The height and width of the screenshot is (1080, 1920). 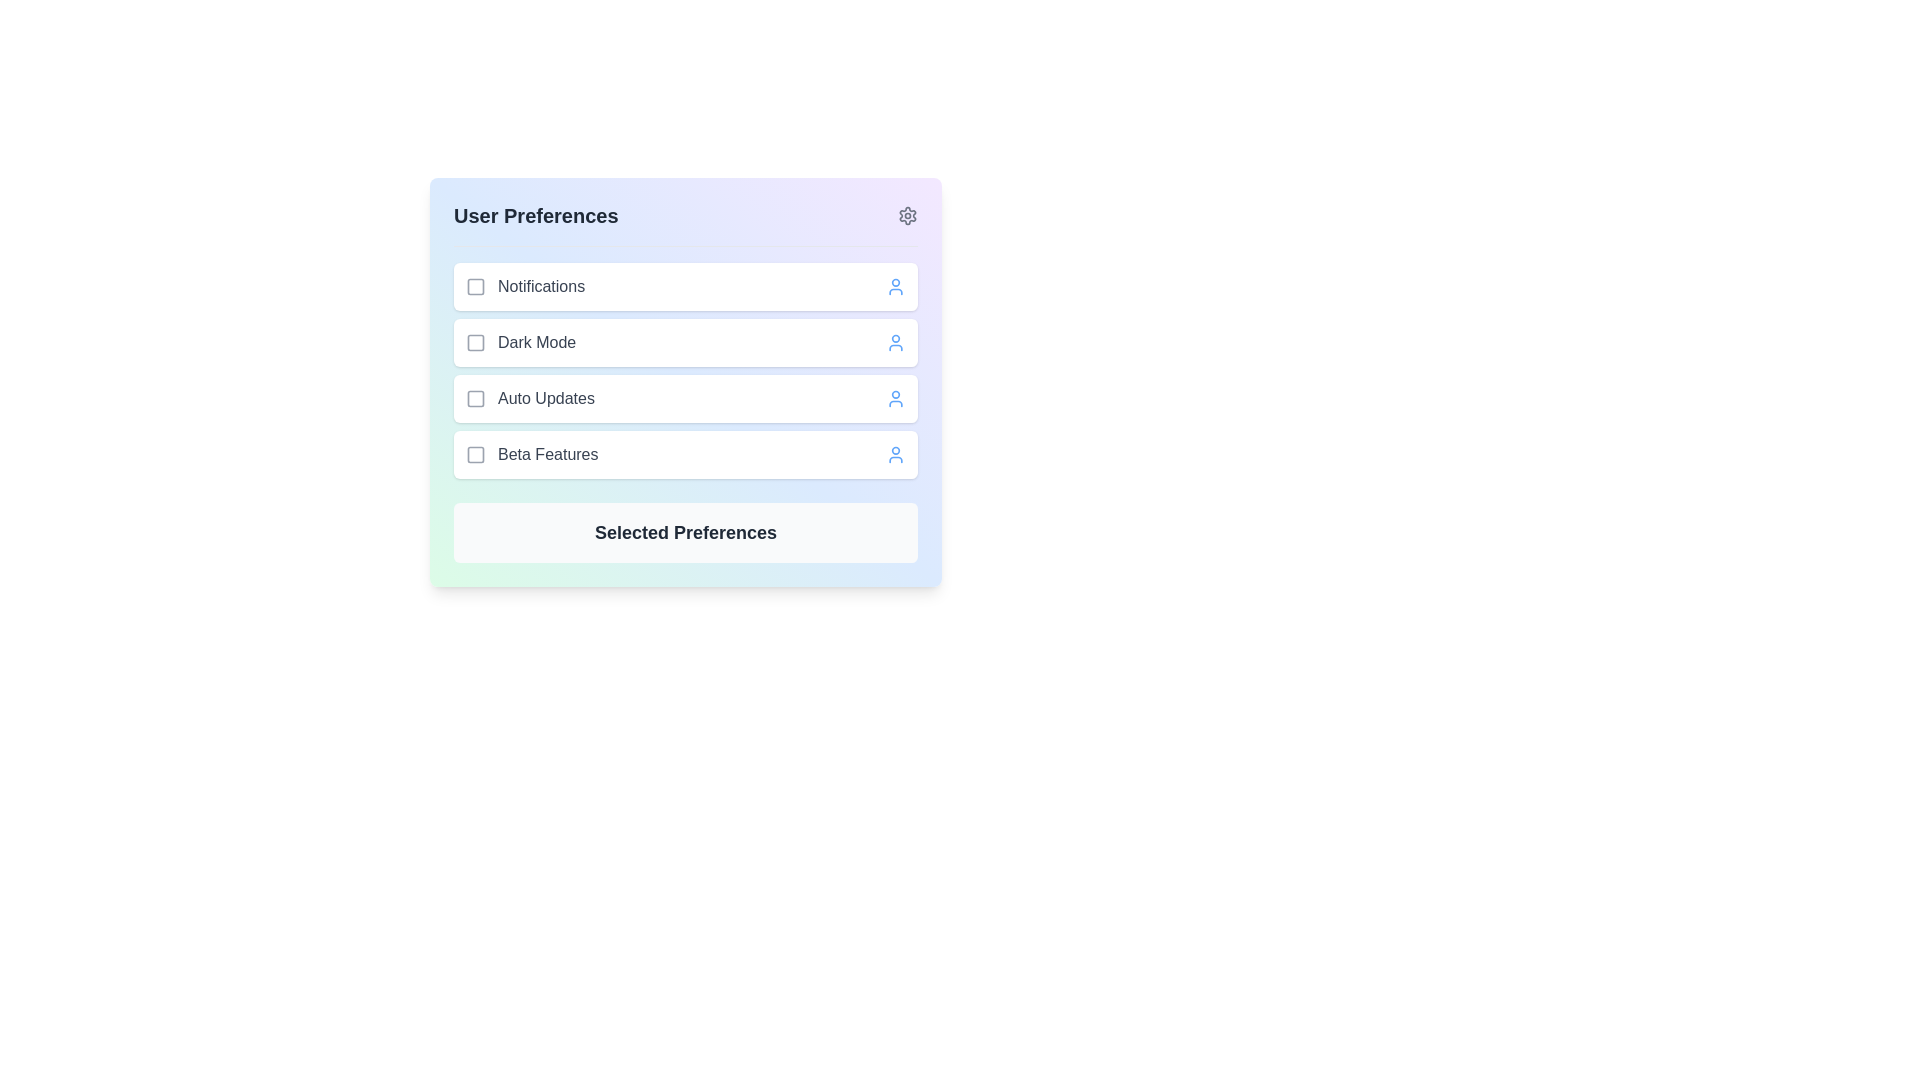 What do you see at coordinates (532, 455) in the screenshot?
I see `the checkbox labeled 'Beta Features', which is the fourth option in a vertically-aligned list of choices` at bounding box center [532, 455].